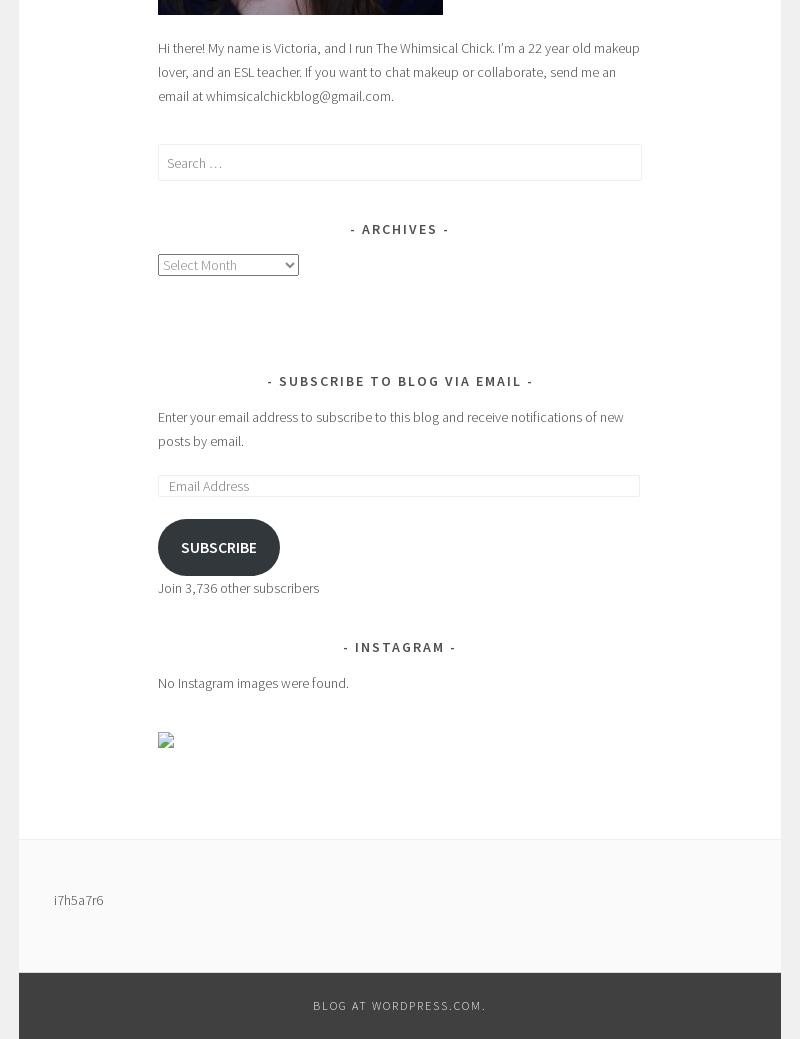 This screenshot has height=1039, width=800. I want to click on 'Blog at WordPress.com.', so click(400, 1005).